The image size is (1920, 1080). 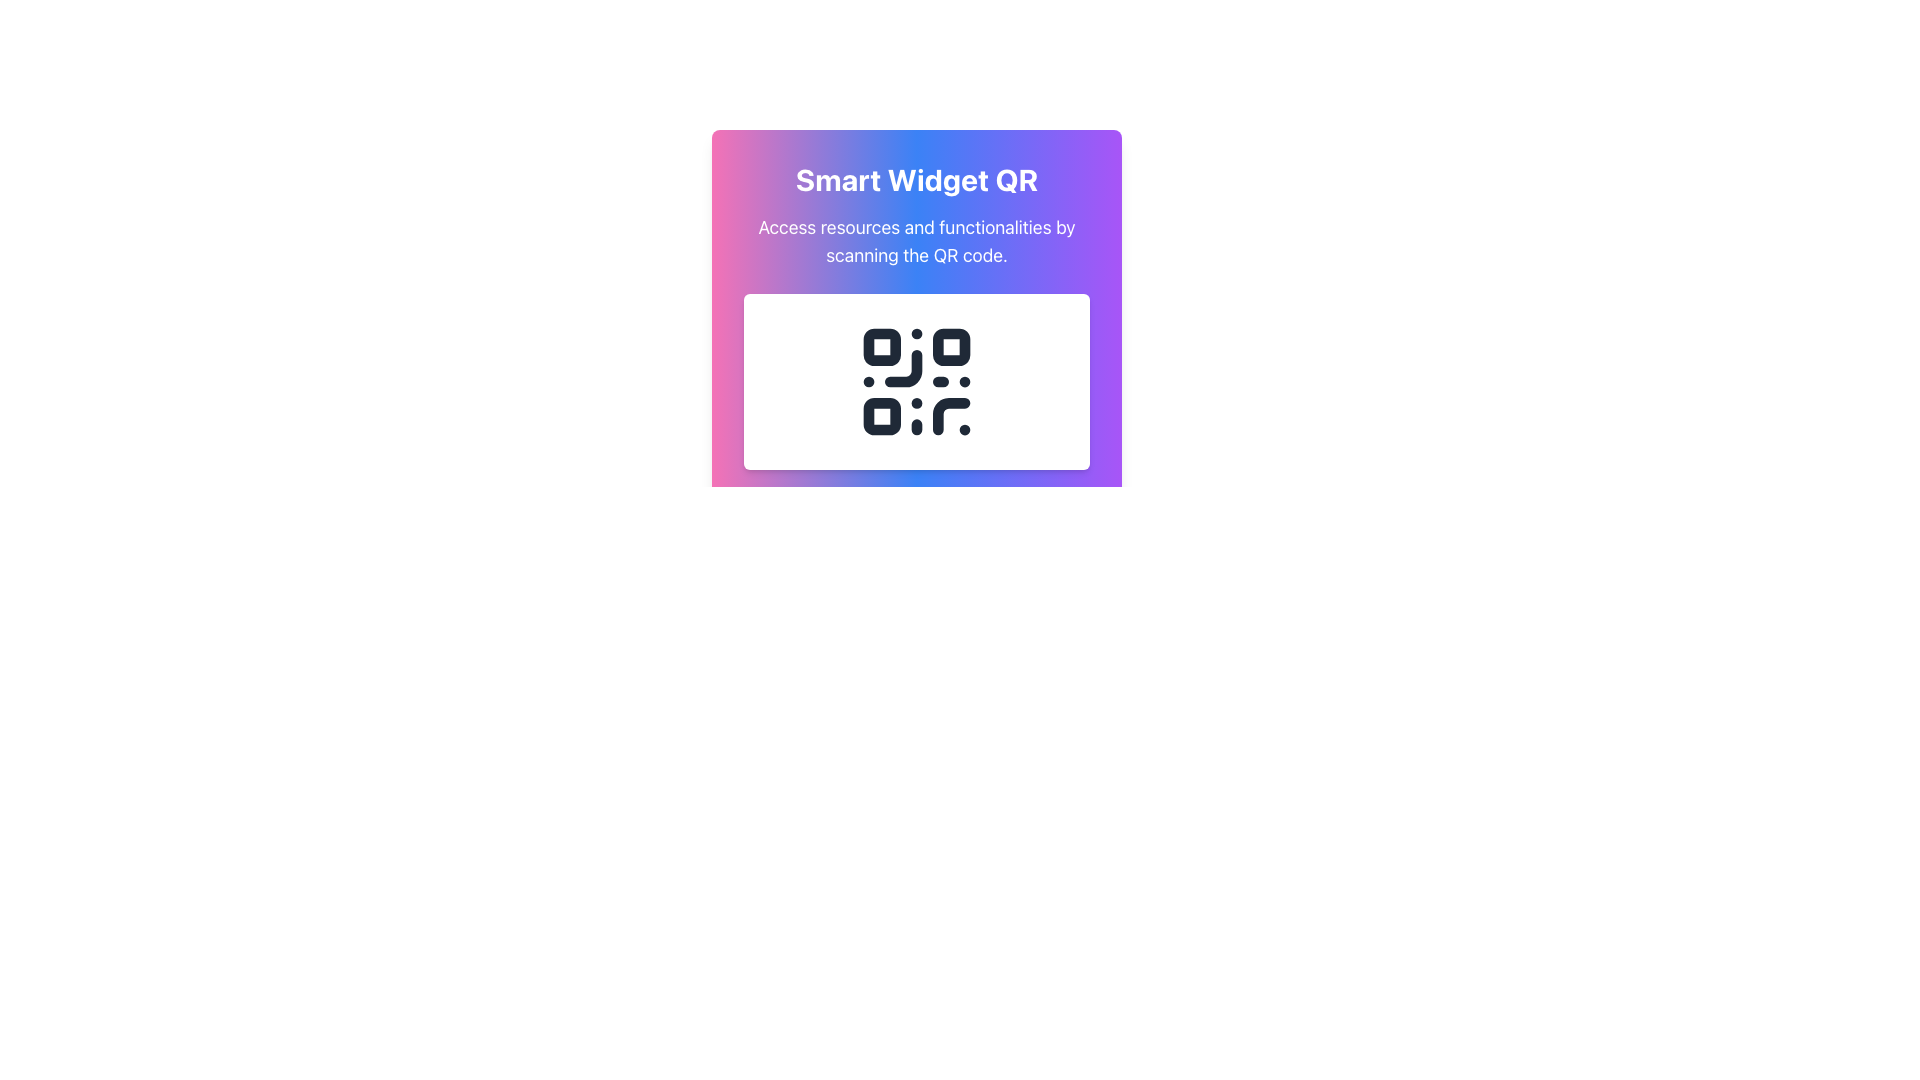 I want to click on the small black rounded square located at the bottom-left of the QR code in the 'Smart Widget QR' section, so click(x=881, y=415).